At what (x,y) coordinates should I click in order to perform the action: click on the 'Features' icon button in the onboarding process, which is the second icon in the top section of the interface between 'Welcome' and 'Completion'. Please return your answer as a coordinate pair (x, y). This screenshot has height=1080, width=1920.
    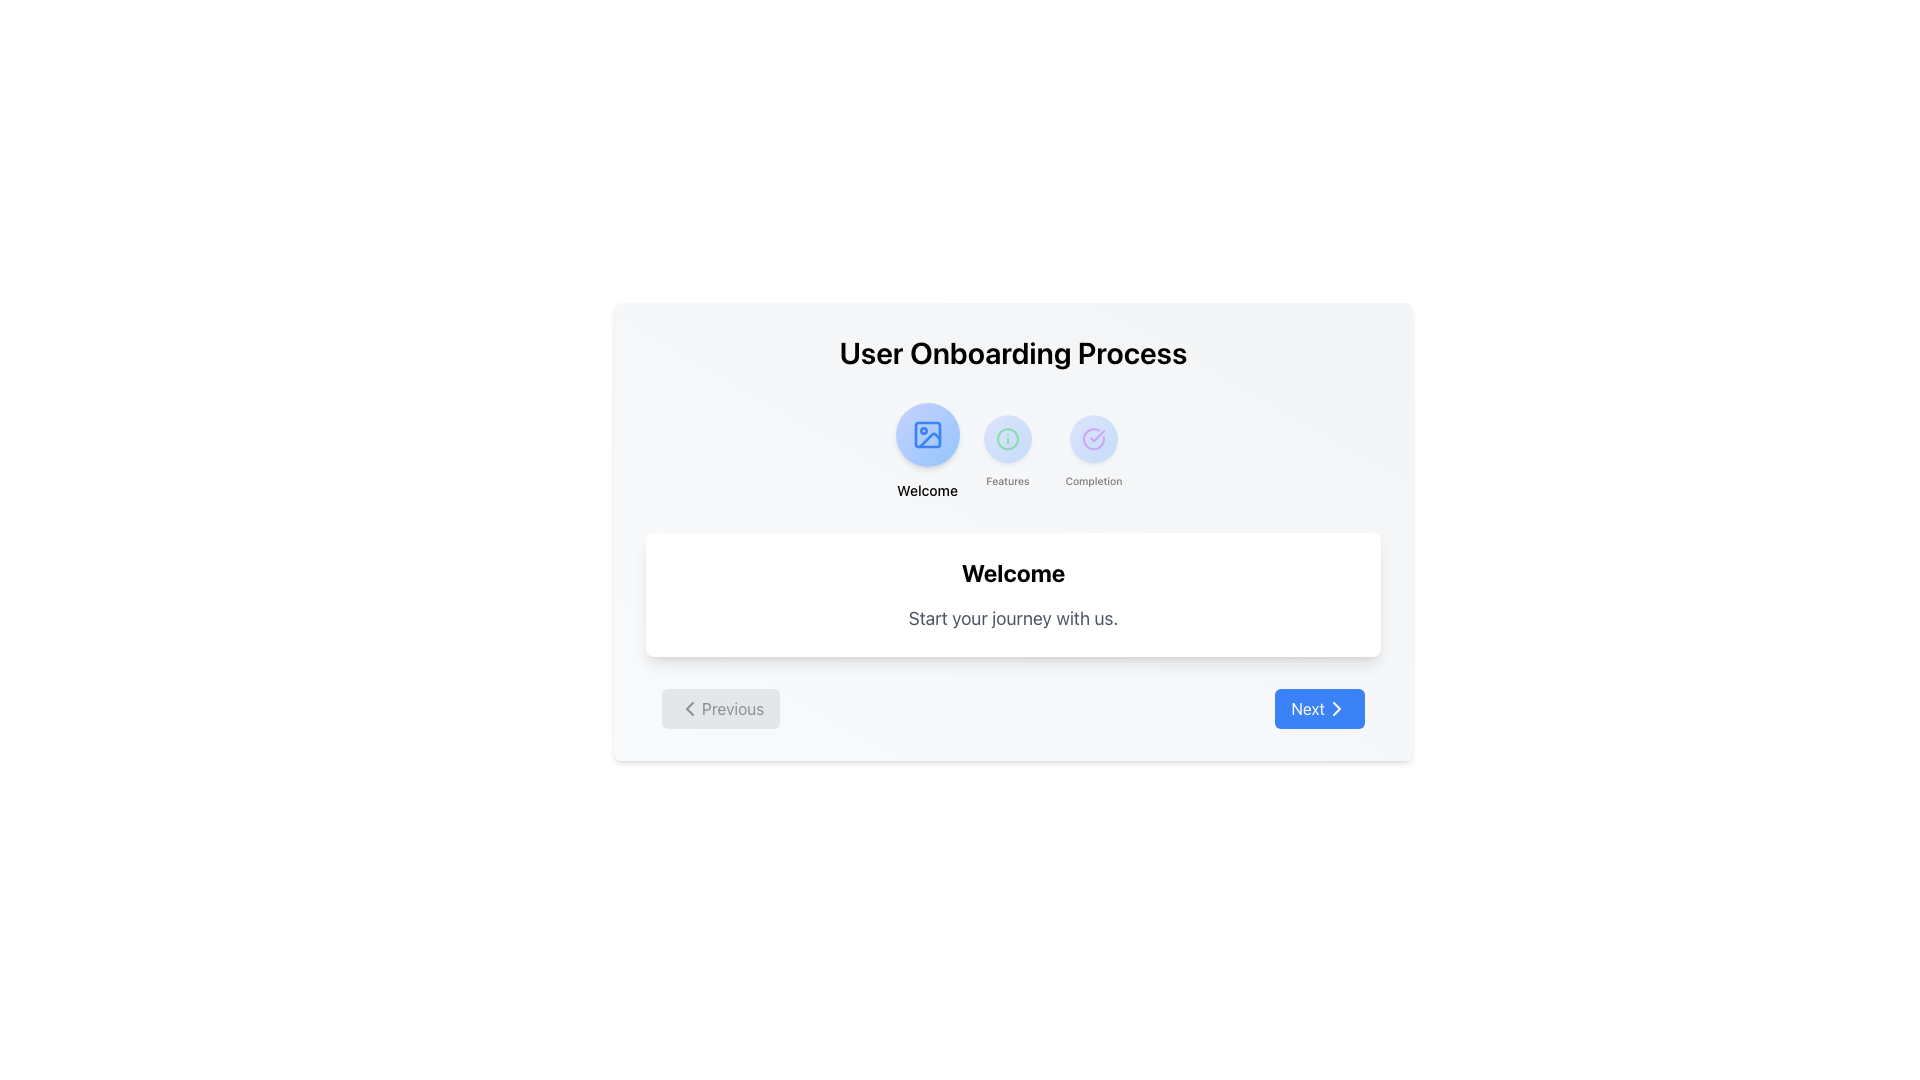
    Looking at the image, I should click on (1007, 438).